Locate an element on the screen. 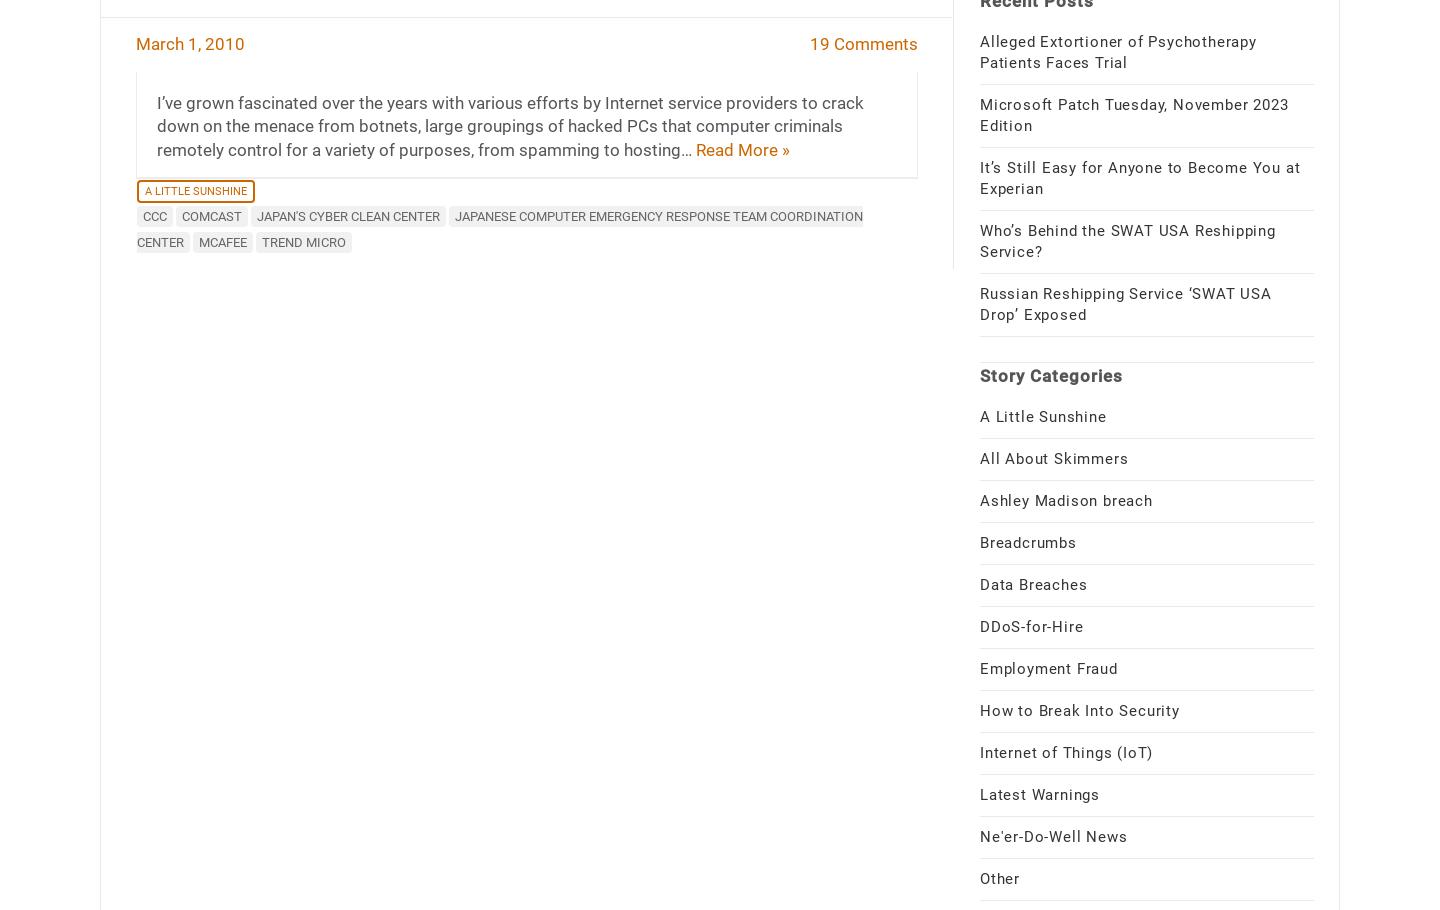 The width and height of the screenshot is (1440, 910). 'All About Skimmers' is located at coordinates (1053, 457).